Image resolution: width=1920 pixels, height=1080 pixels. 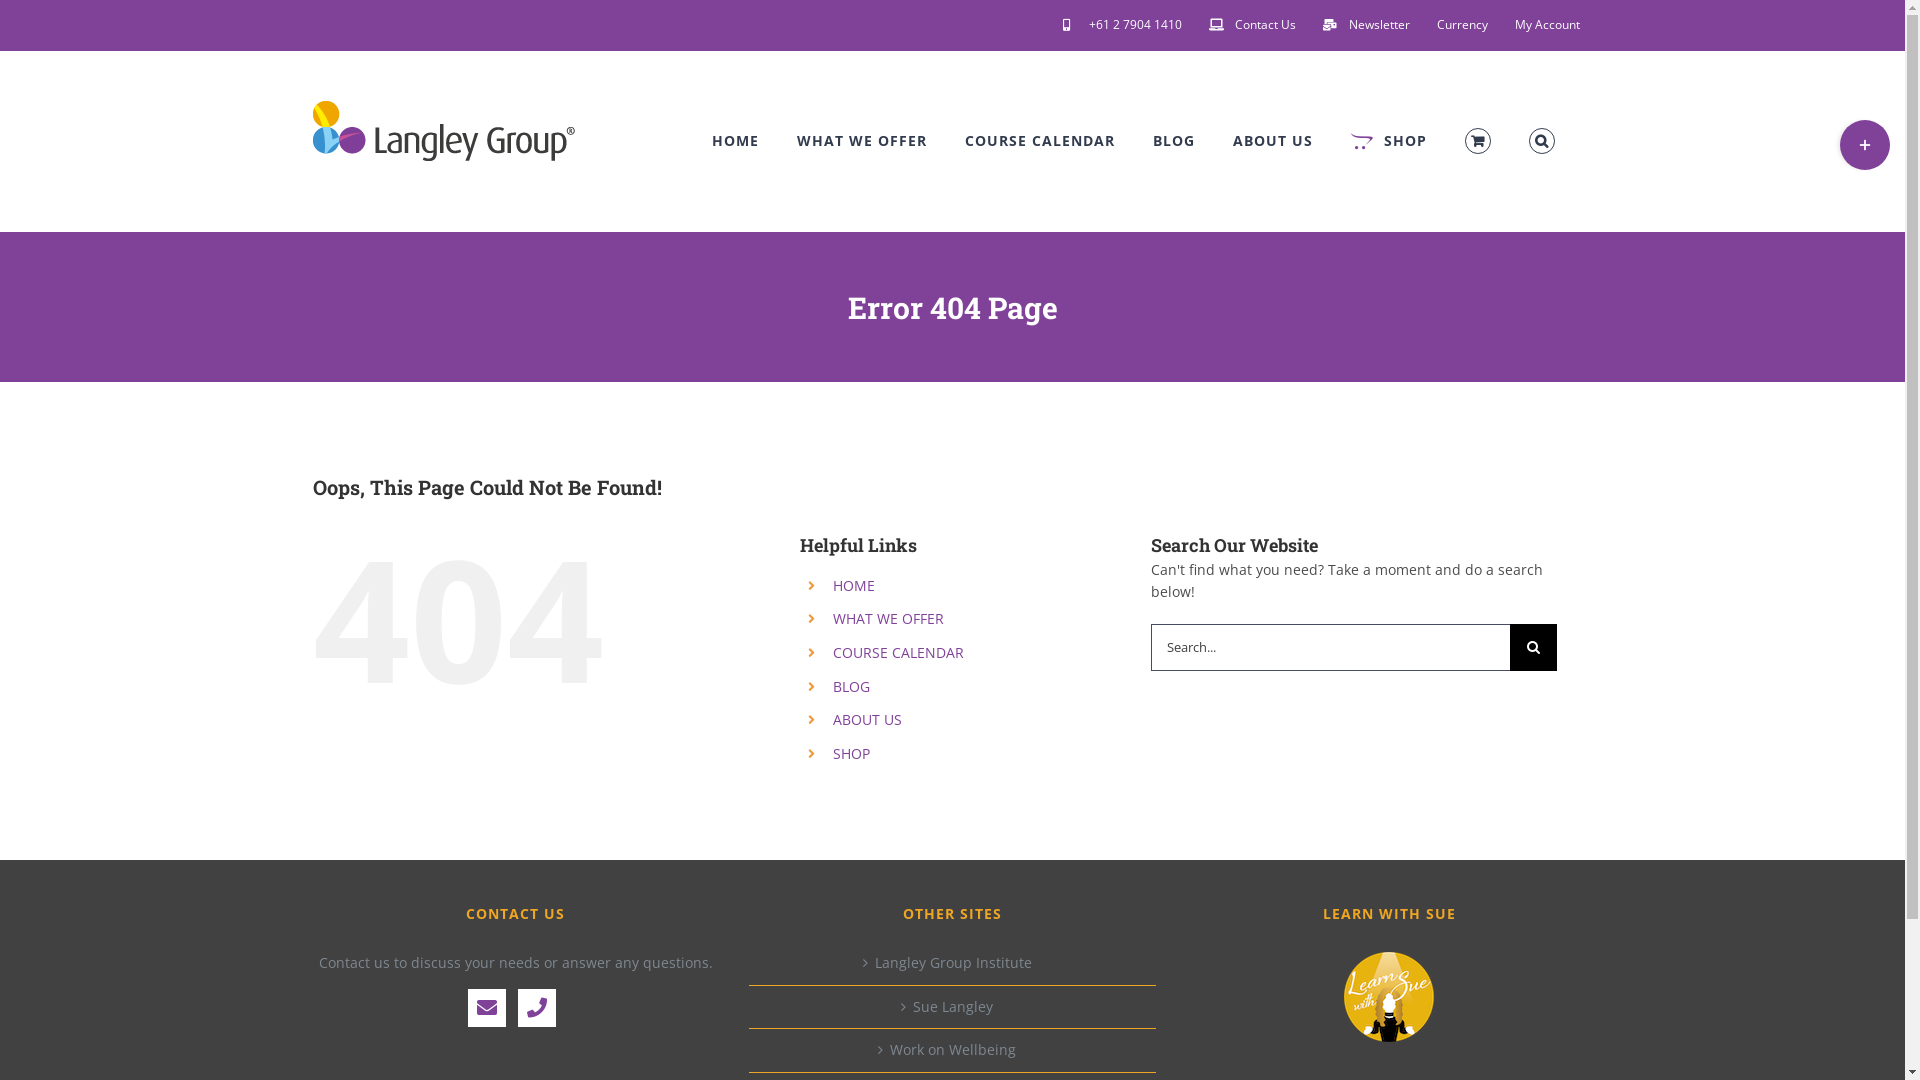 What do you see at coordinates (952, 1006) in the screenshot?
I see `'Sue Langley'` at bounding box center [952, 1006].